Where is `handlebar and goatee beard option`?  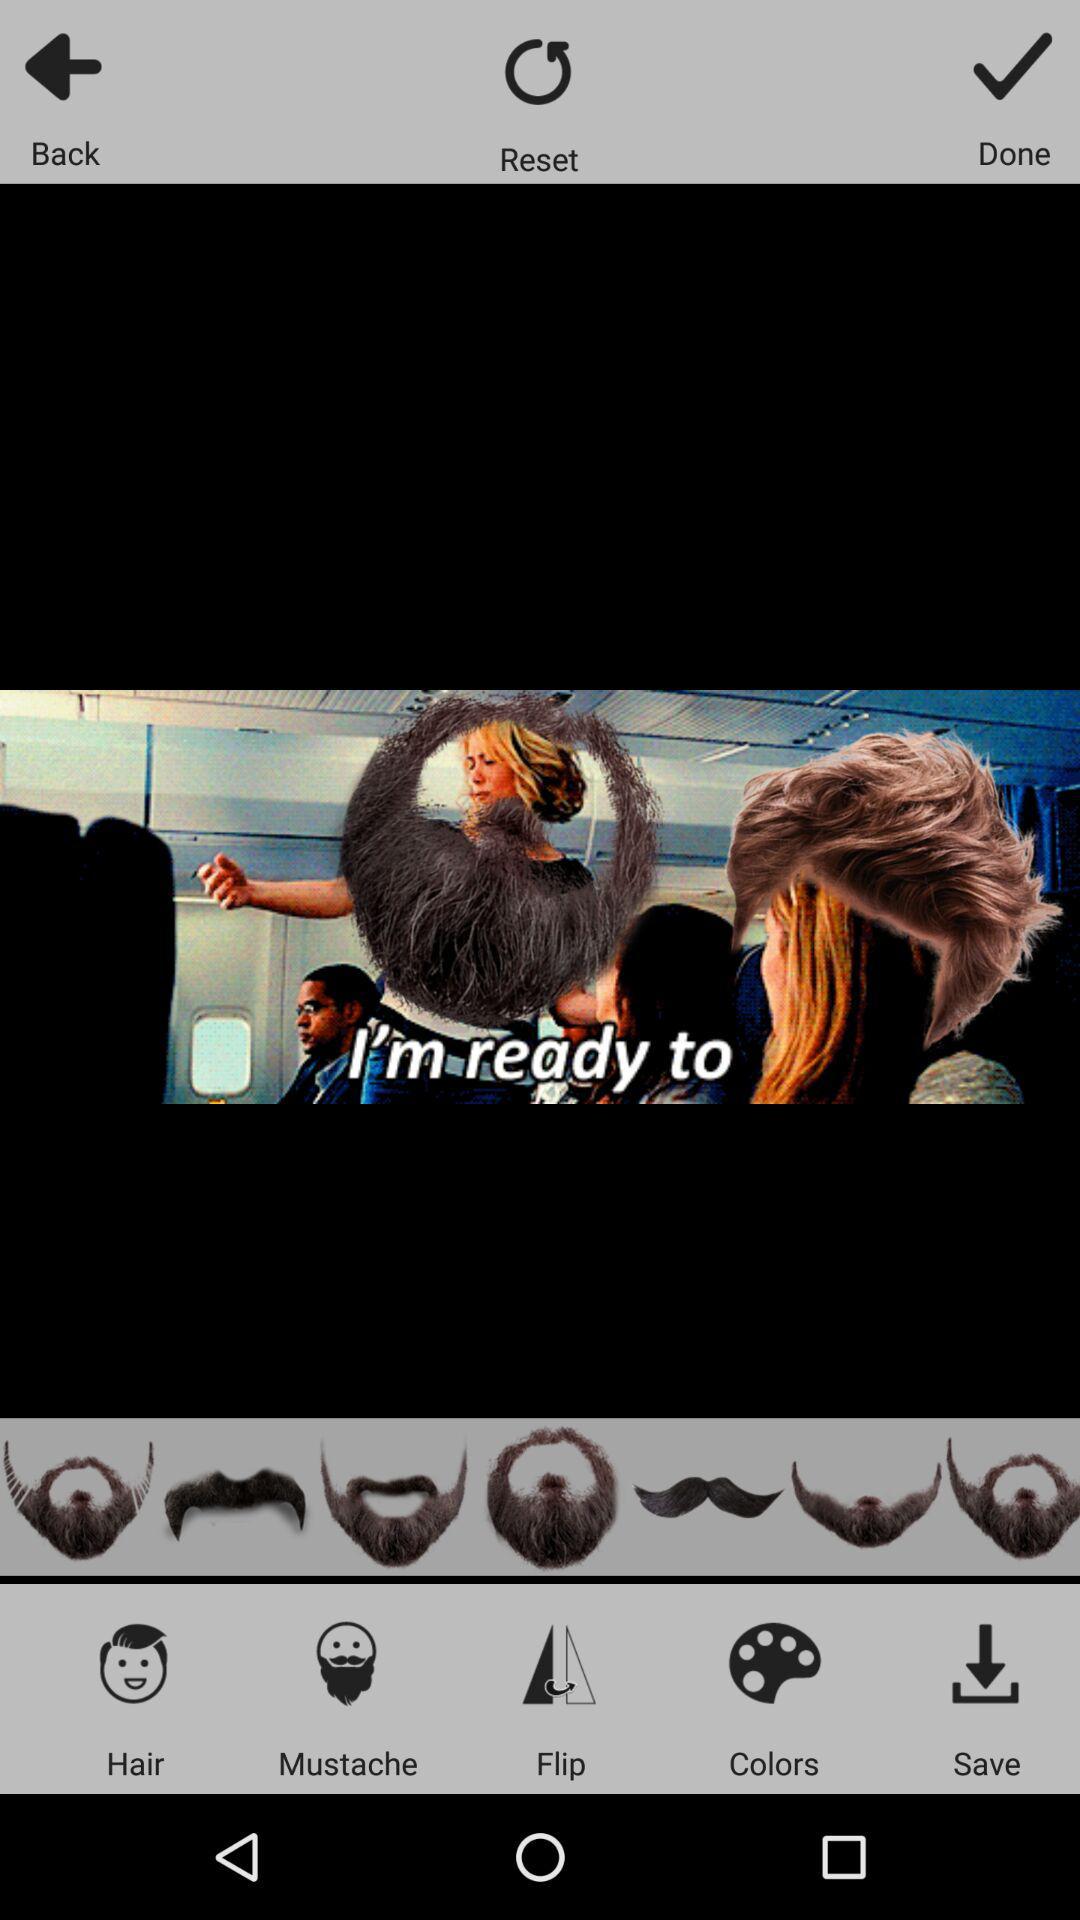 handlebar and goatee beard option is located at coordinates (393, 1497).